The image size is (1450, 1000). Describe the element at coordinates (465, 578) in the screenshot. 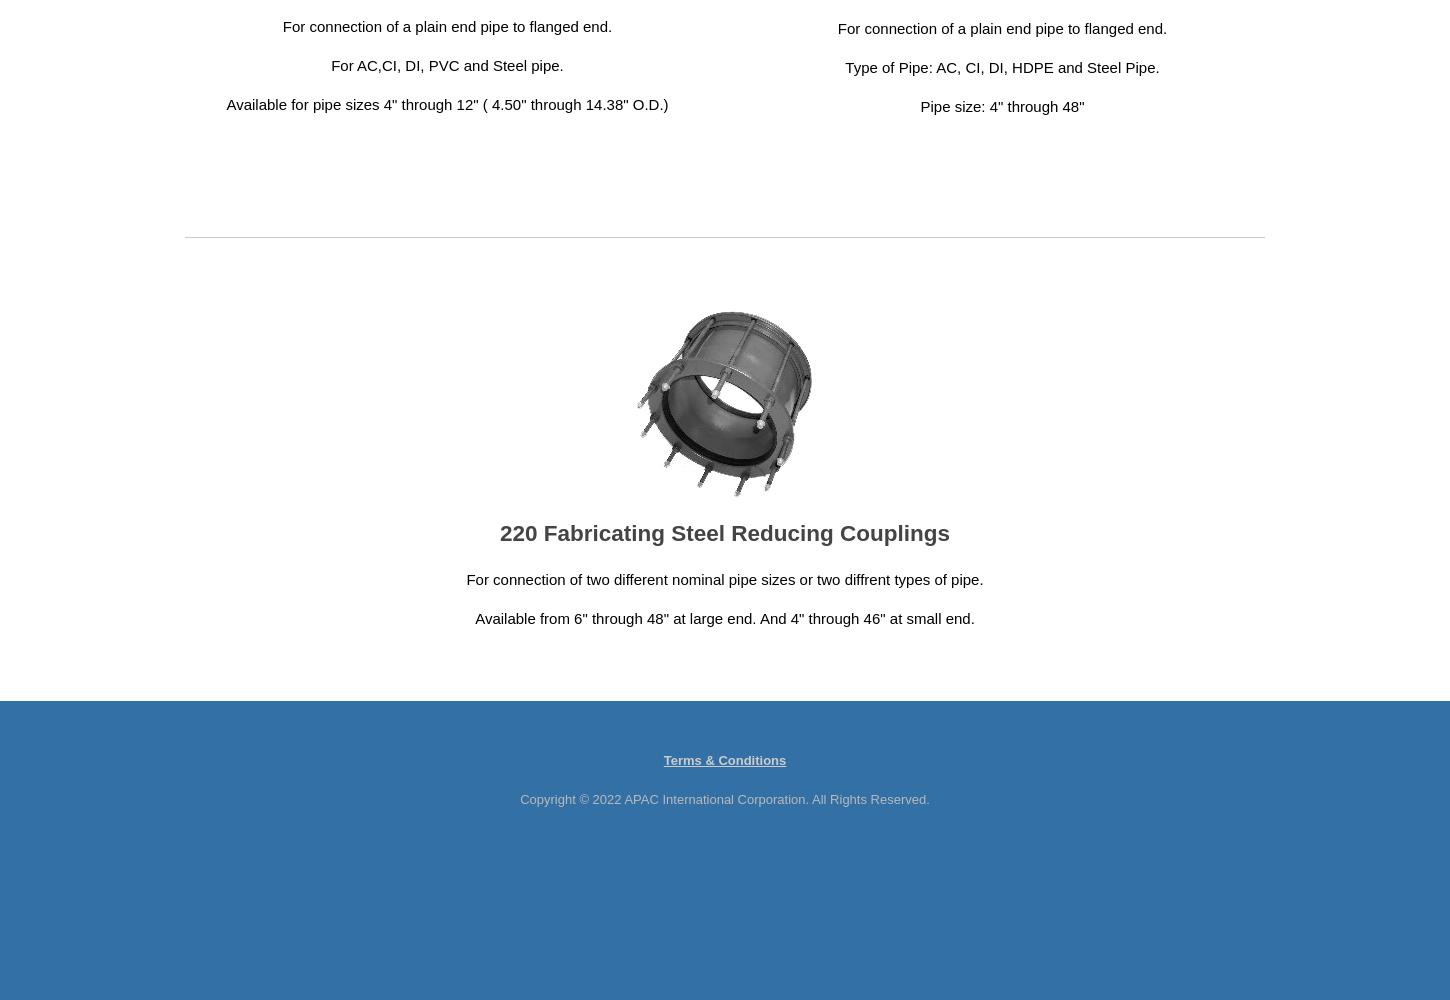

I see `'For connection of two different nominal pipe sizes or two diffrent types of pipe.'` at that location.